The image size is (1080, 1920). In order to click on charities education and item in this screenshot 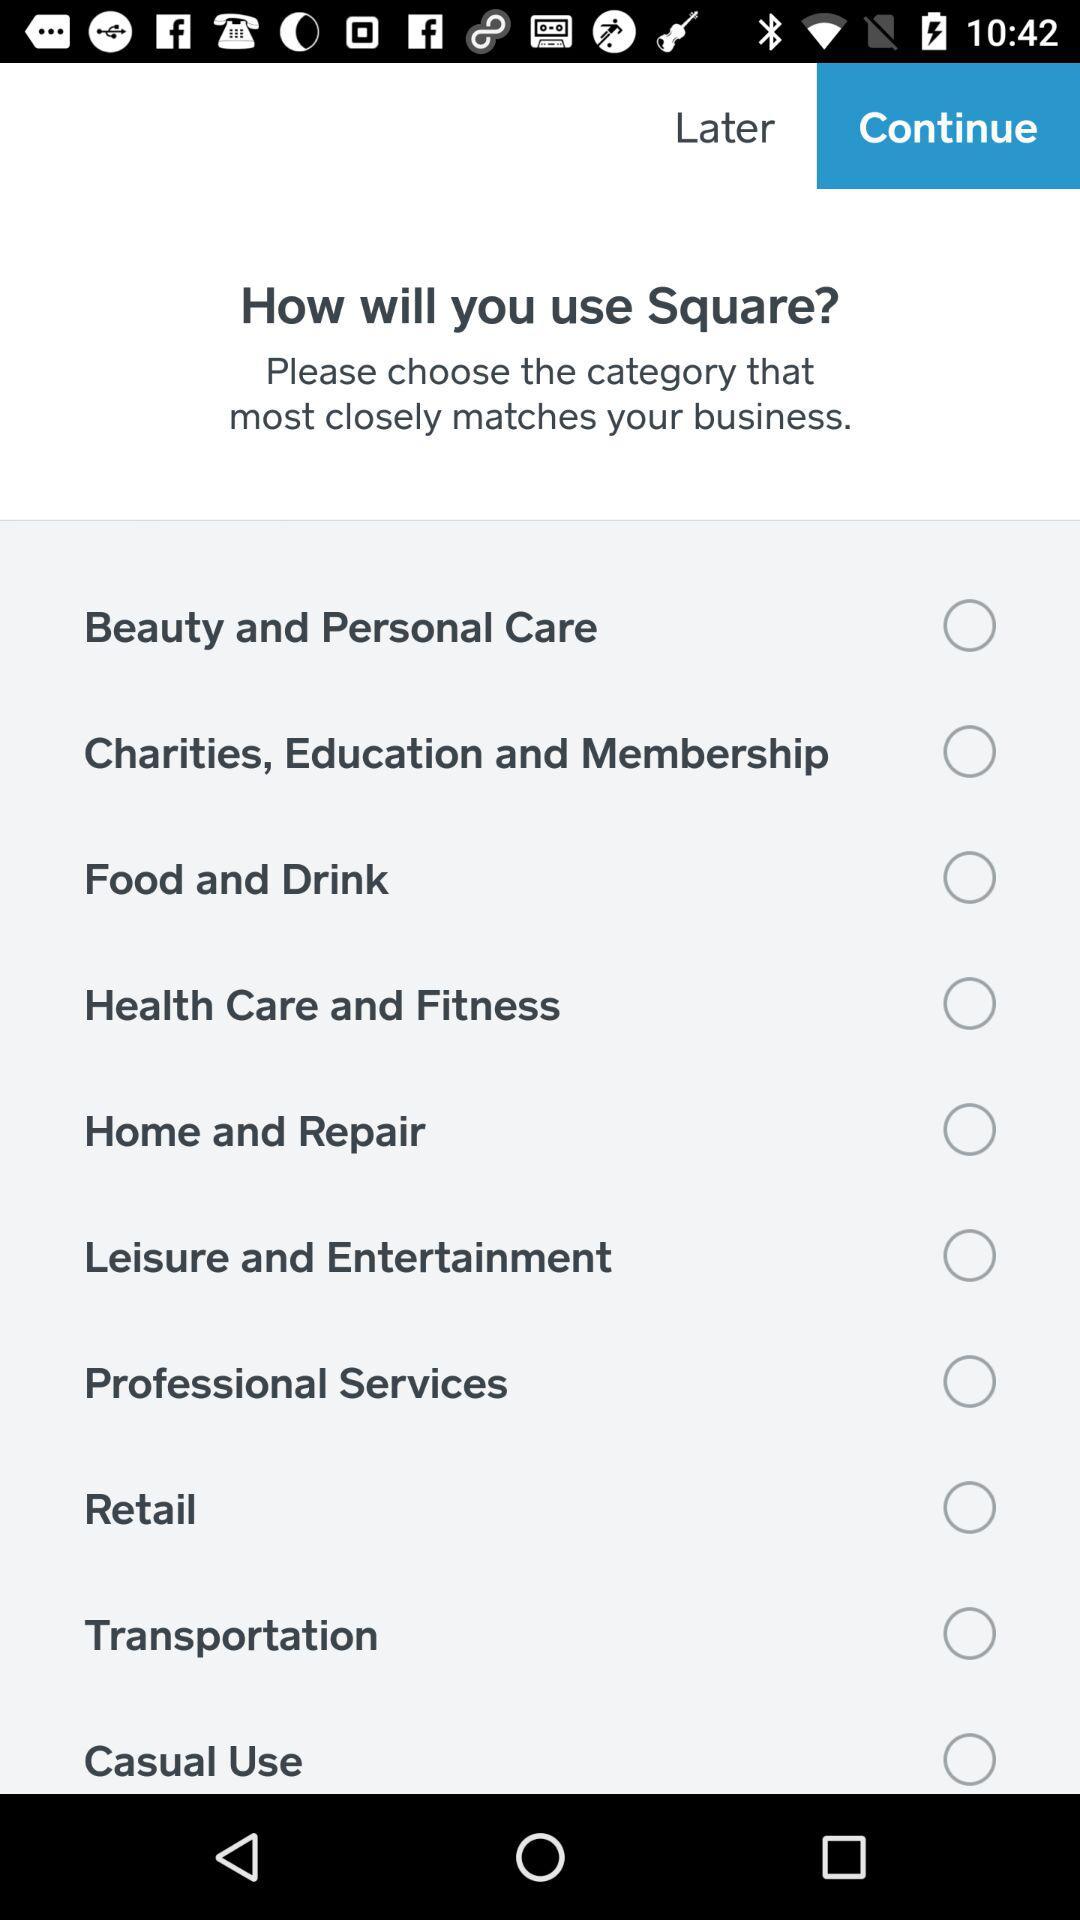, I will do `click(540, 750)`.